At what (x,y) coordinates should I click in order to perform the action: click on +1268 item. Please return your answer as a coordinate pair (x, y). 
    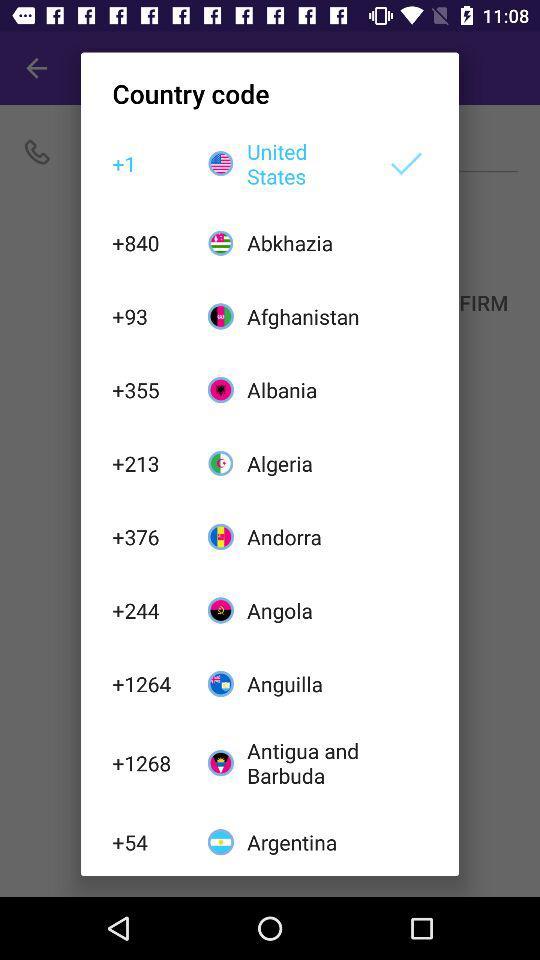
    Looking at the image, I should click on (148, 762).